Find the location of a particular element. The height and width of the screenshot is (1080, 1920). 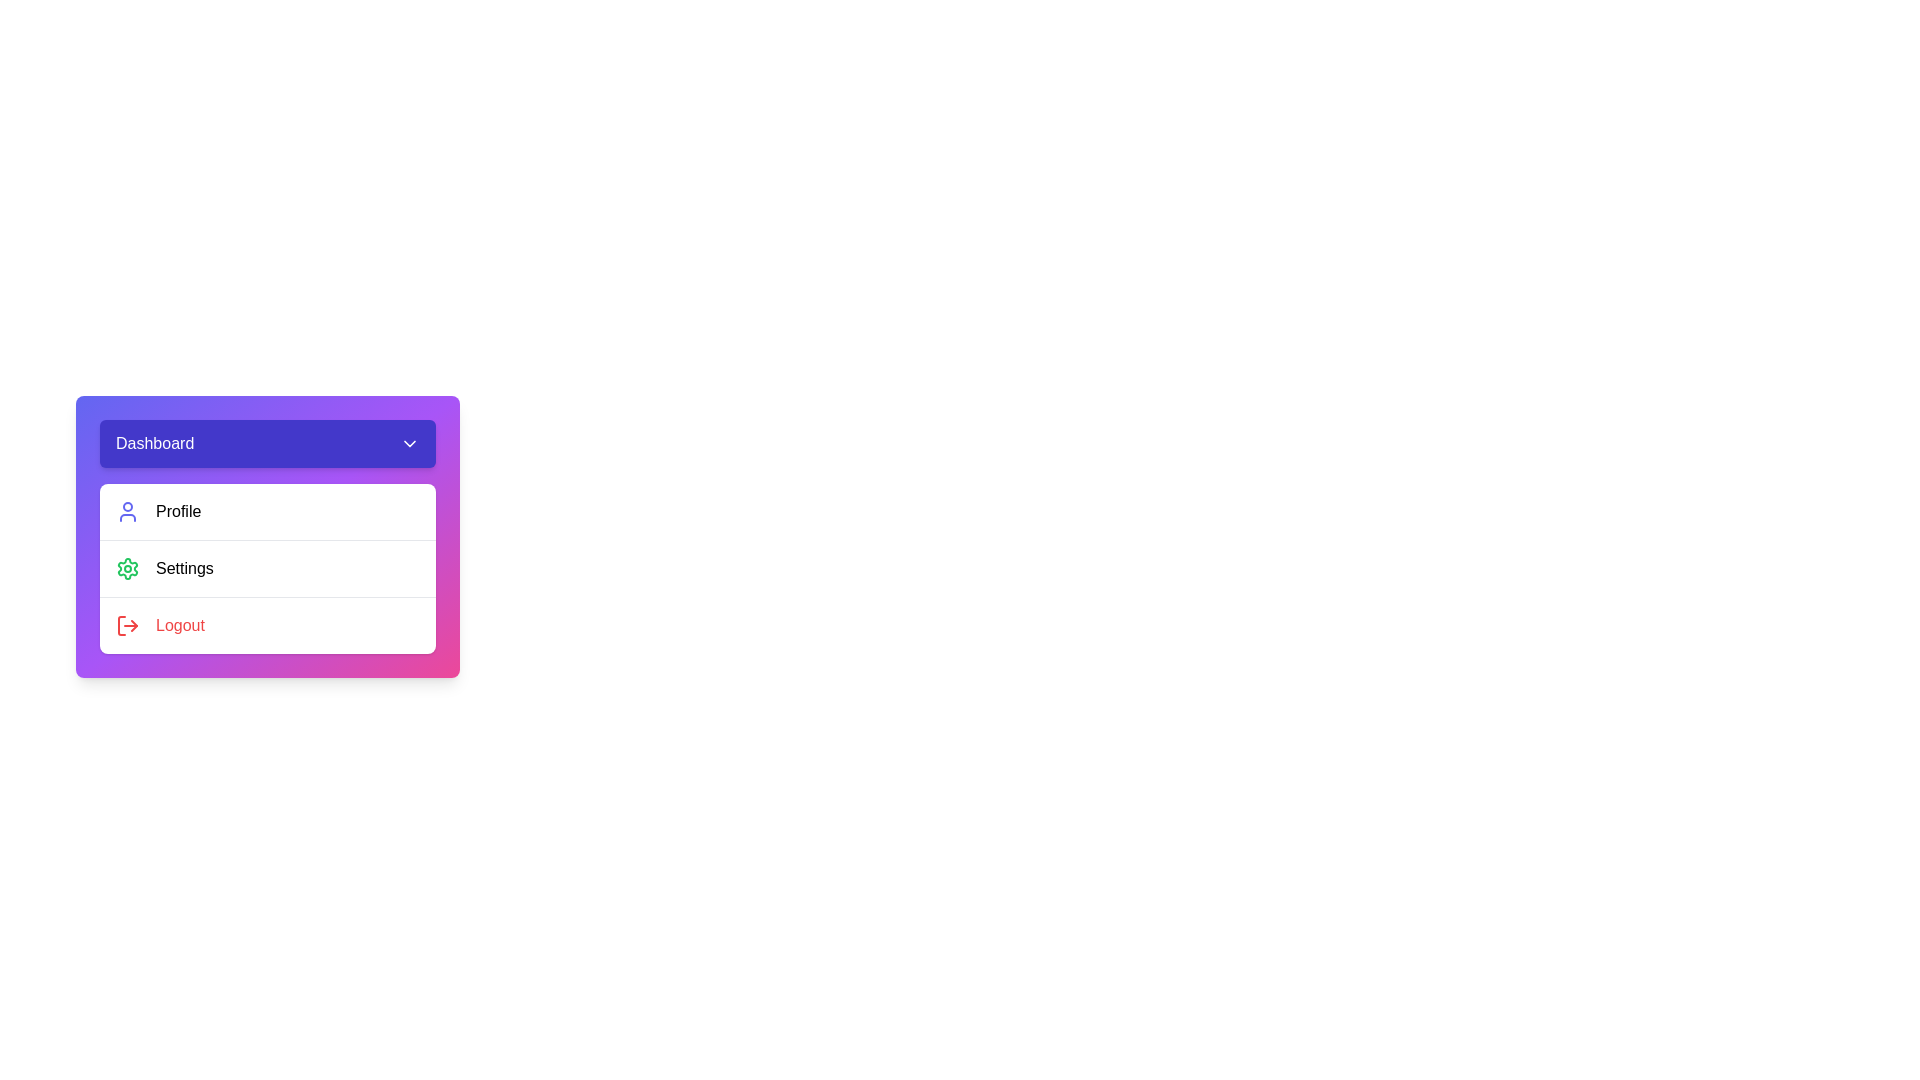

the 'Settings' option in the menu is located at coordinates (267, 568).